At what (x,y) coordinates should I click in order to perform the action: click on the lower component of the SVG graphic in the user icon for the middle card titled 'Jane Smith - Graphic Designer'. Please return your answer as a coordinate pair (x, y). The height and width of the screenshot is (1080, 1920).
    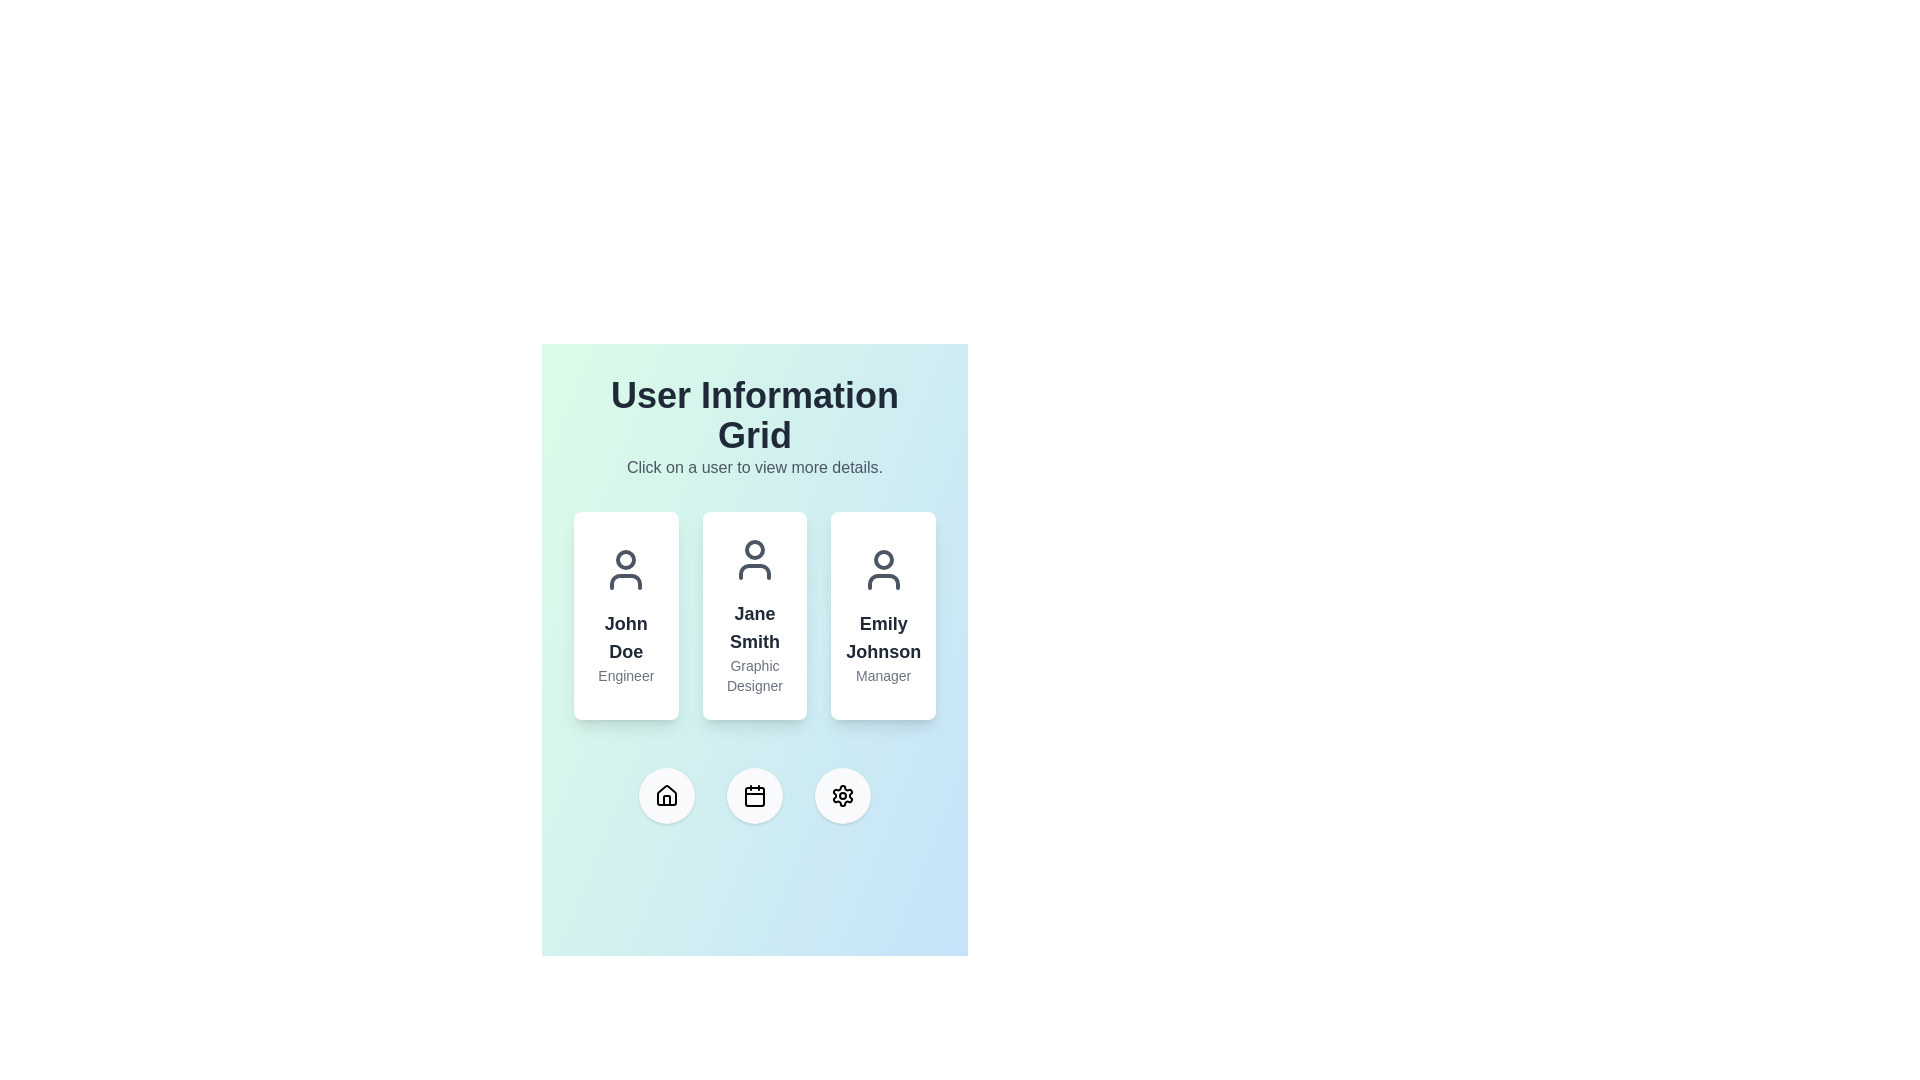
    Looking at the image, I should click on (753, 571).